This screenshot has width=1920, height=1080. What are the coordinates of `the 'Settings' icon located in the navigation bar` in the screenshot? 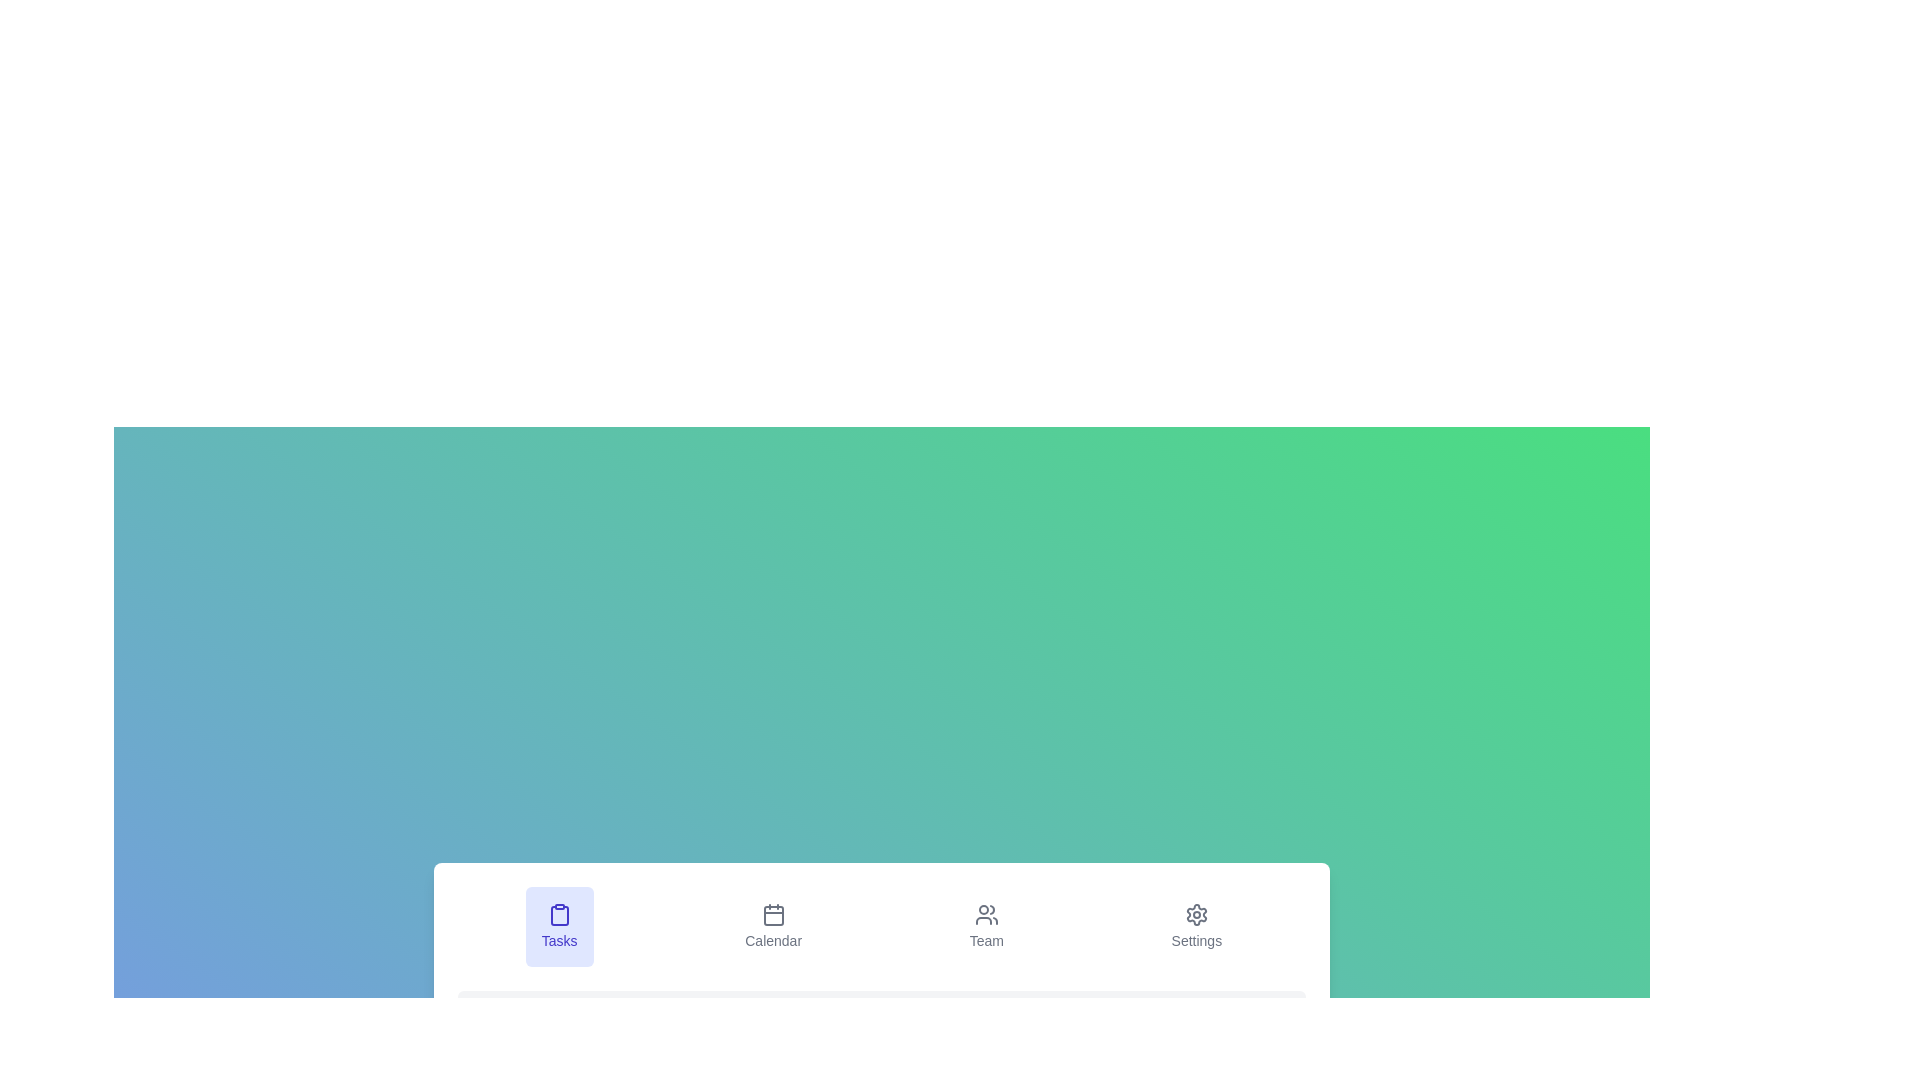 It's located at (1196, 914).